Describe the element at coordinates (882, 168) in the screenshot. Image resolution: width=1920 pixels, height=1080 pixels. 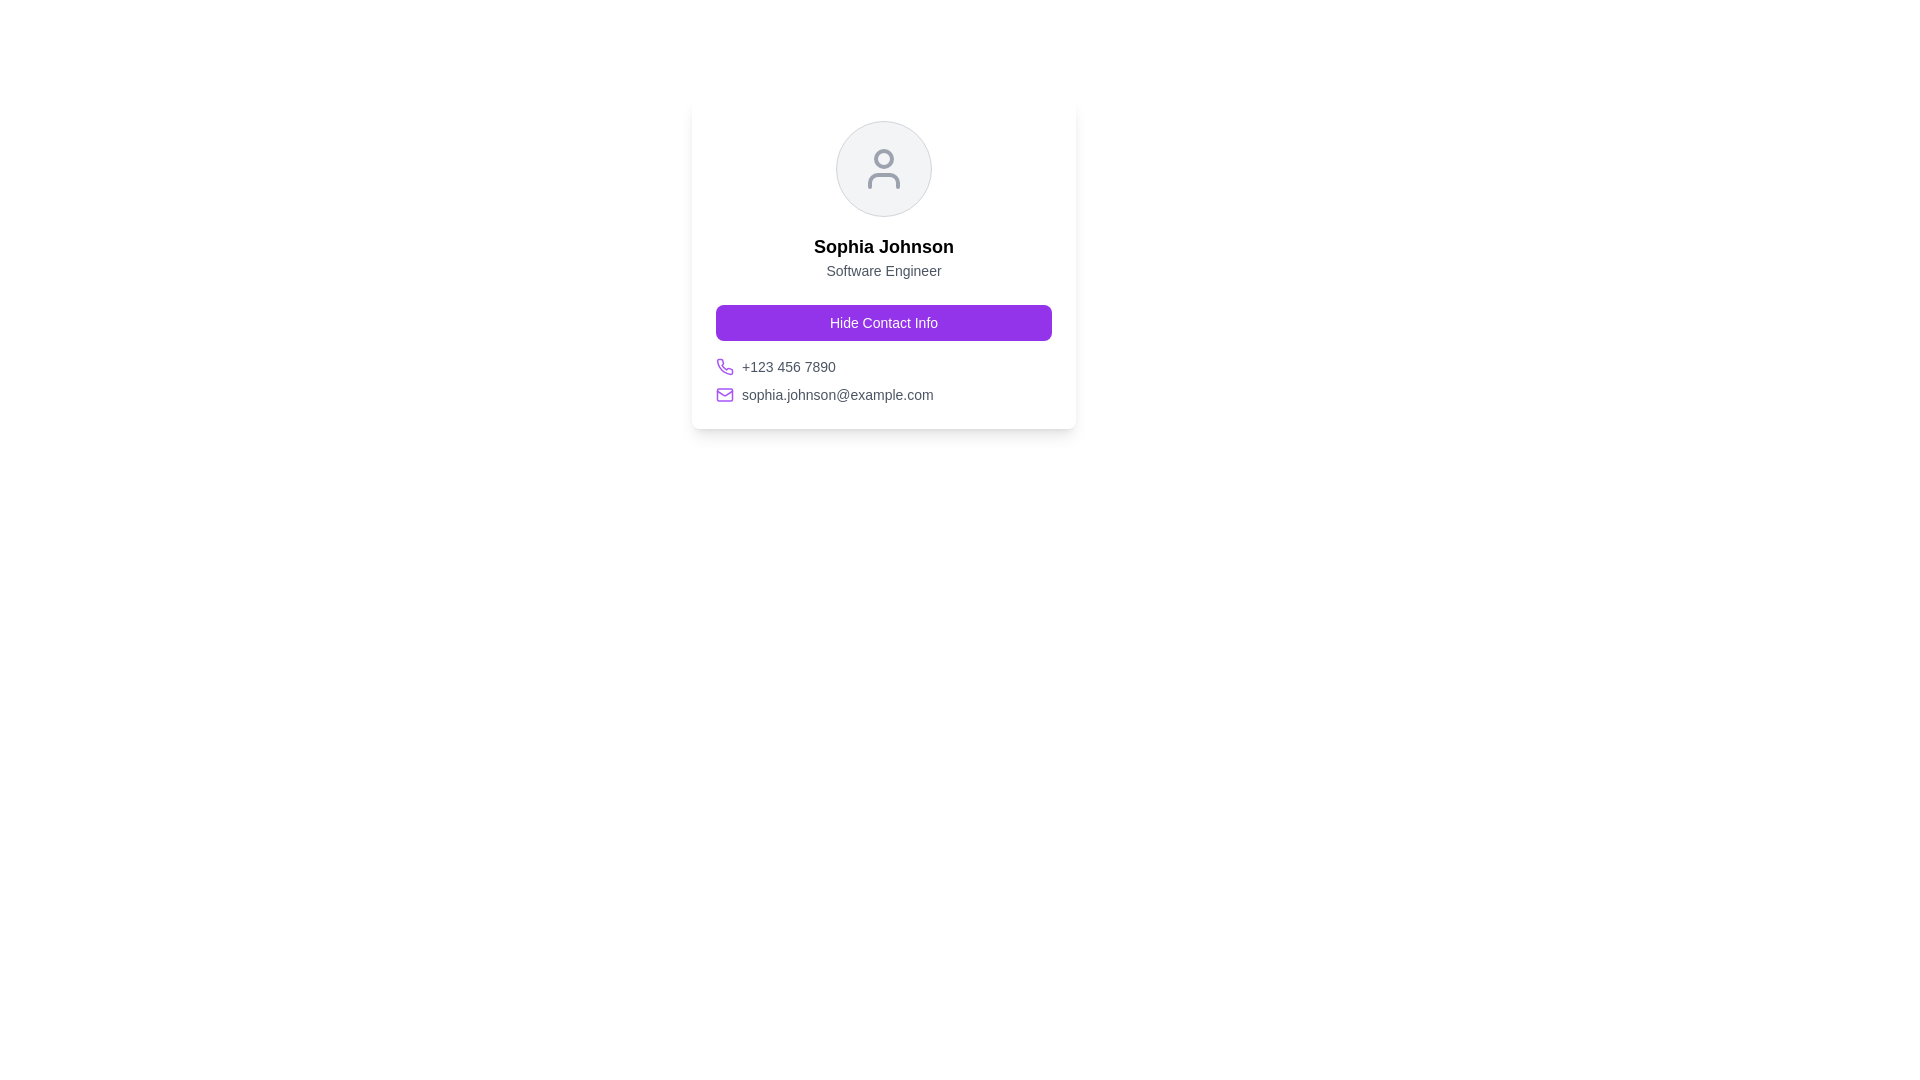
I see `the user icon SVG graphic, which is styled with thin gray strokes and centered in a circular gray background, to associate it with the user profile` at that location.